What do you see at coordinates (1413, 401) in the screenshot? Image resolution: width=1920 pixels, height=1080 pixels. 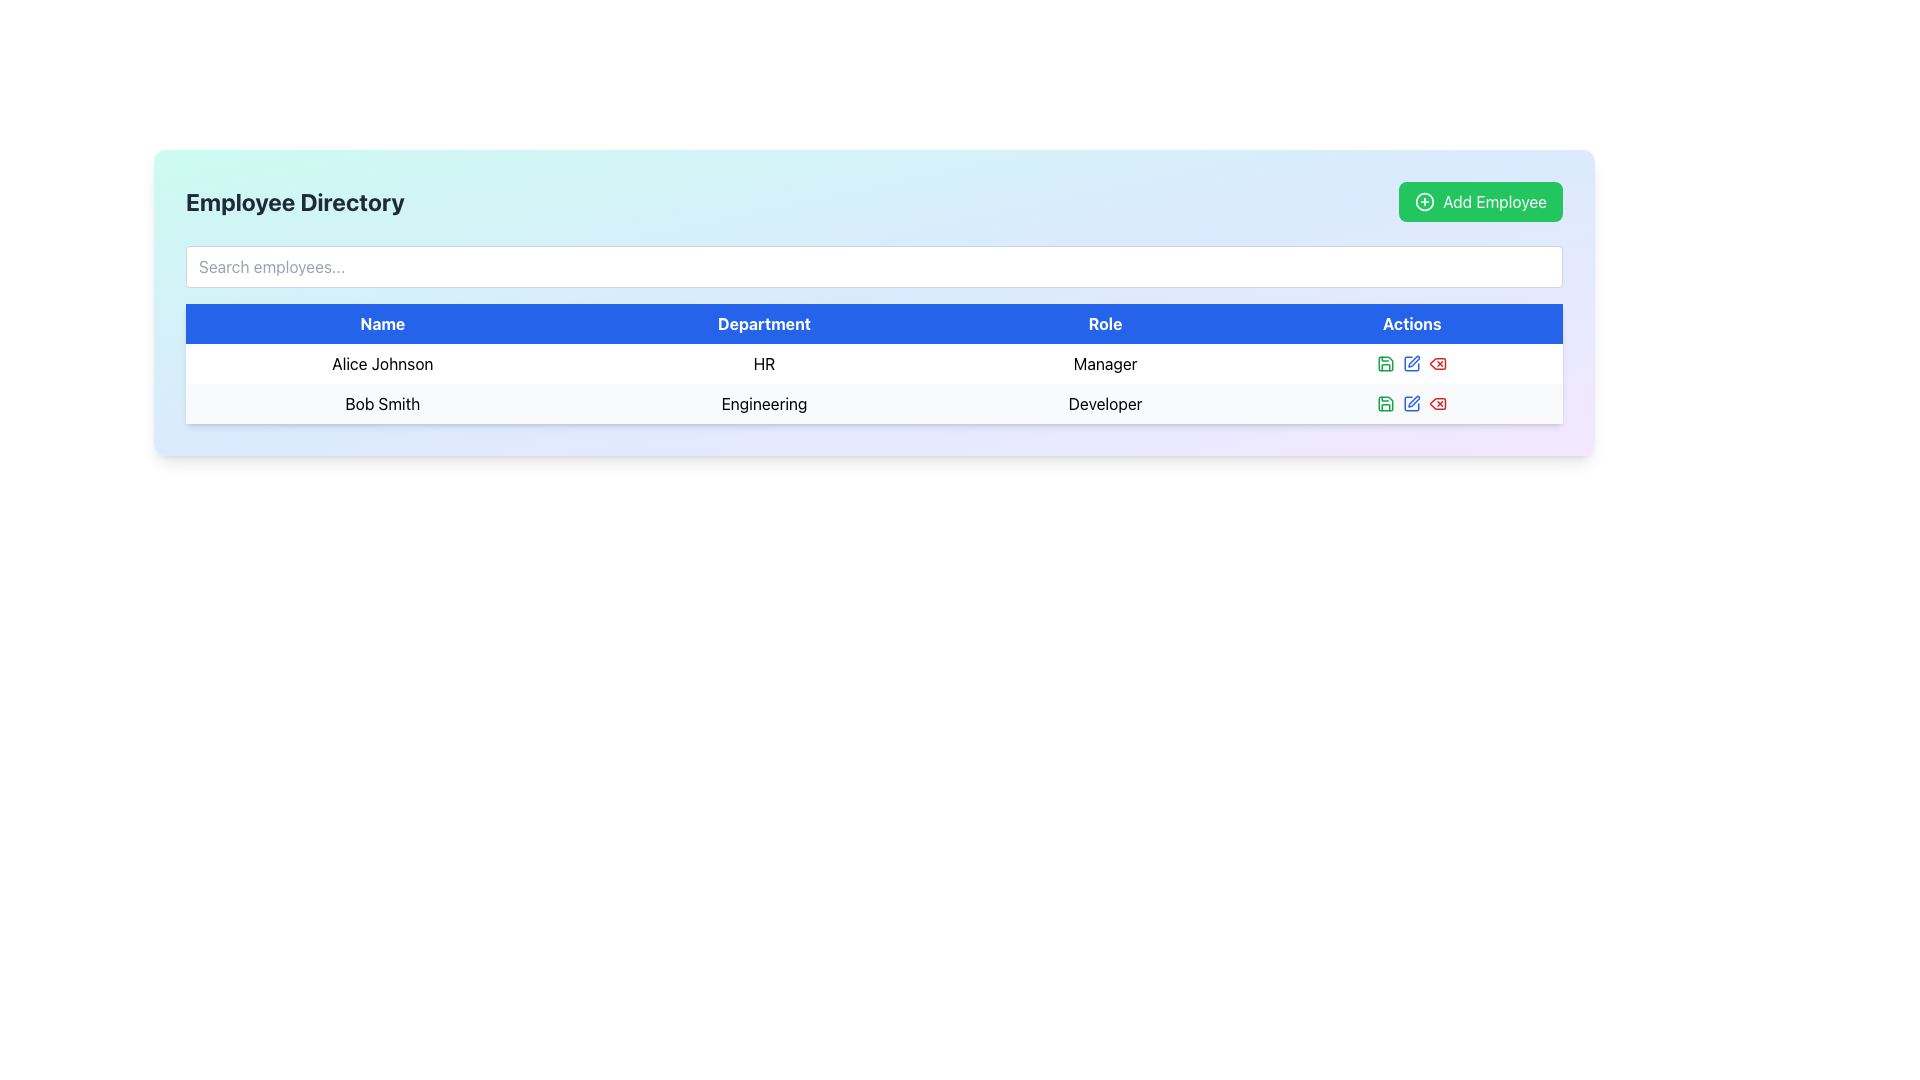 I see `the pen icon located in the 'Actions' column of the second row in the table` at bounding box center [1413, 401].